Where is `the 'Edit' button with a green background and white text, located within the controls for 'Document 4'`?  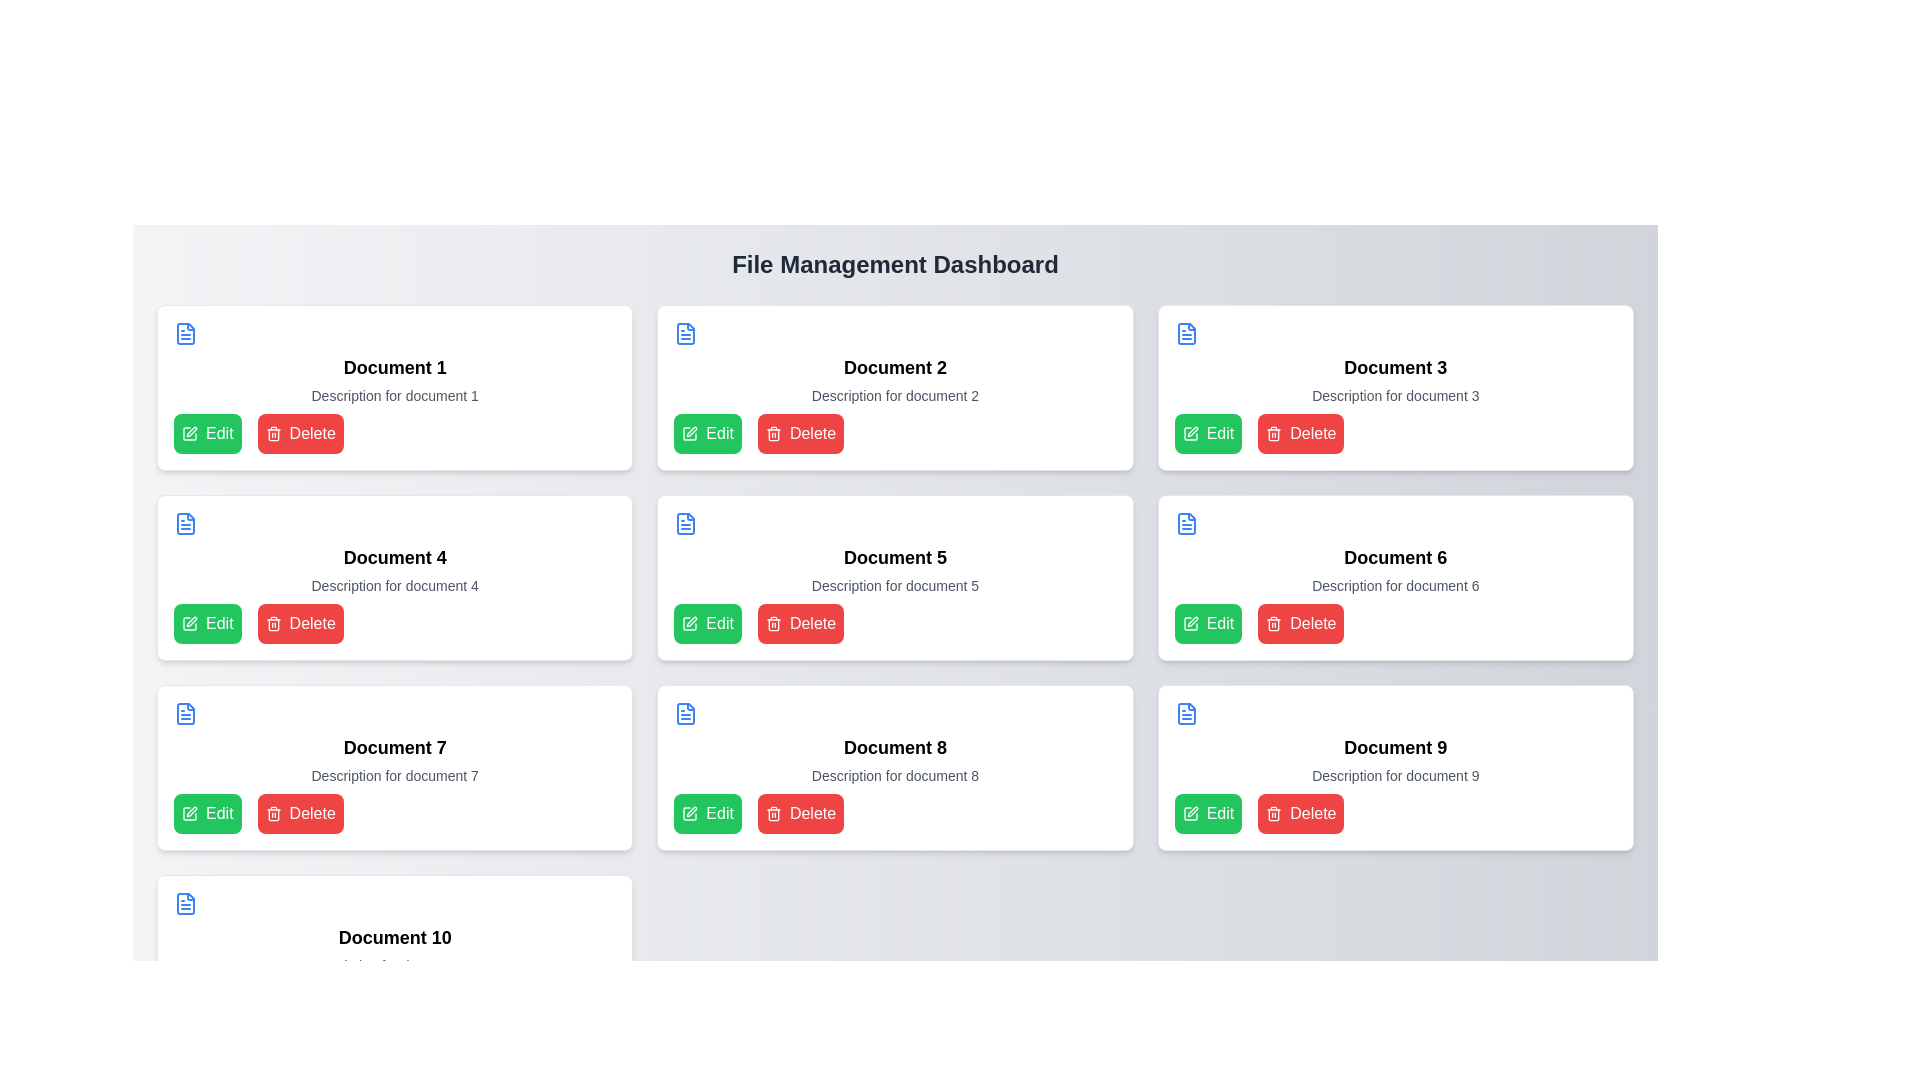 the 'Edit' button with a green background and white text, located within the controls for 'Document 4' is located at coordinates (207, 623).